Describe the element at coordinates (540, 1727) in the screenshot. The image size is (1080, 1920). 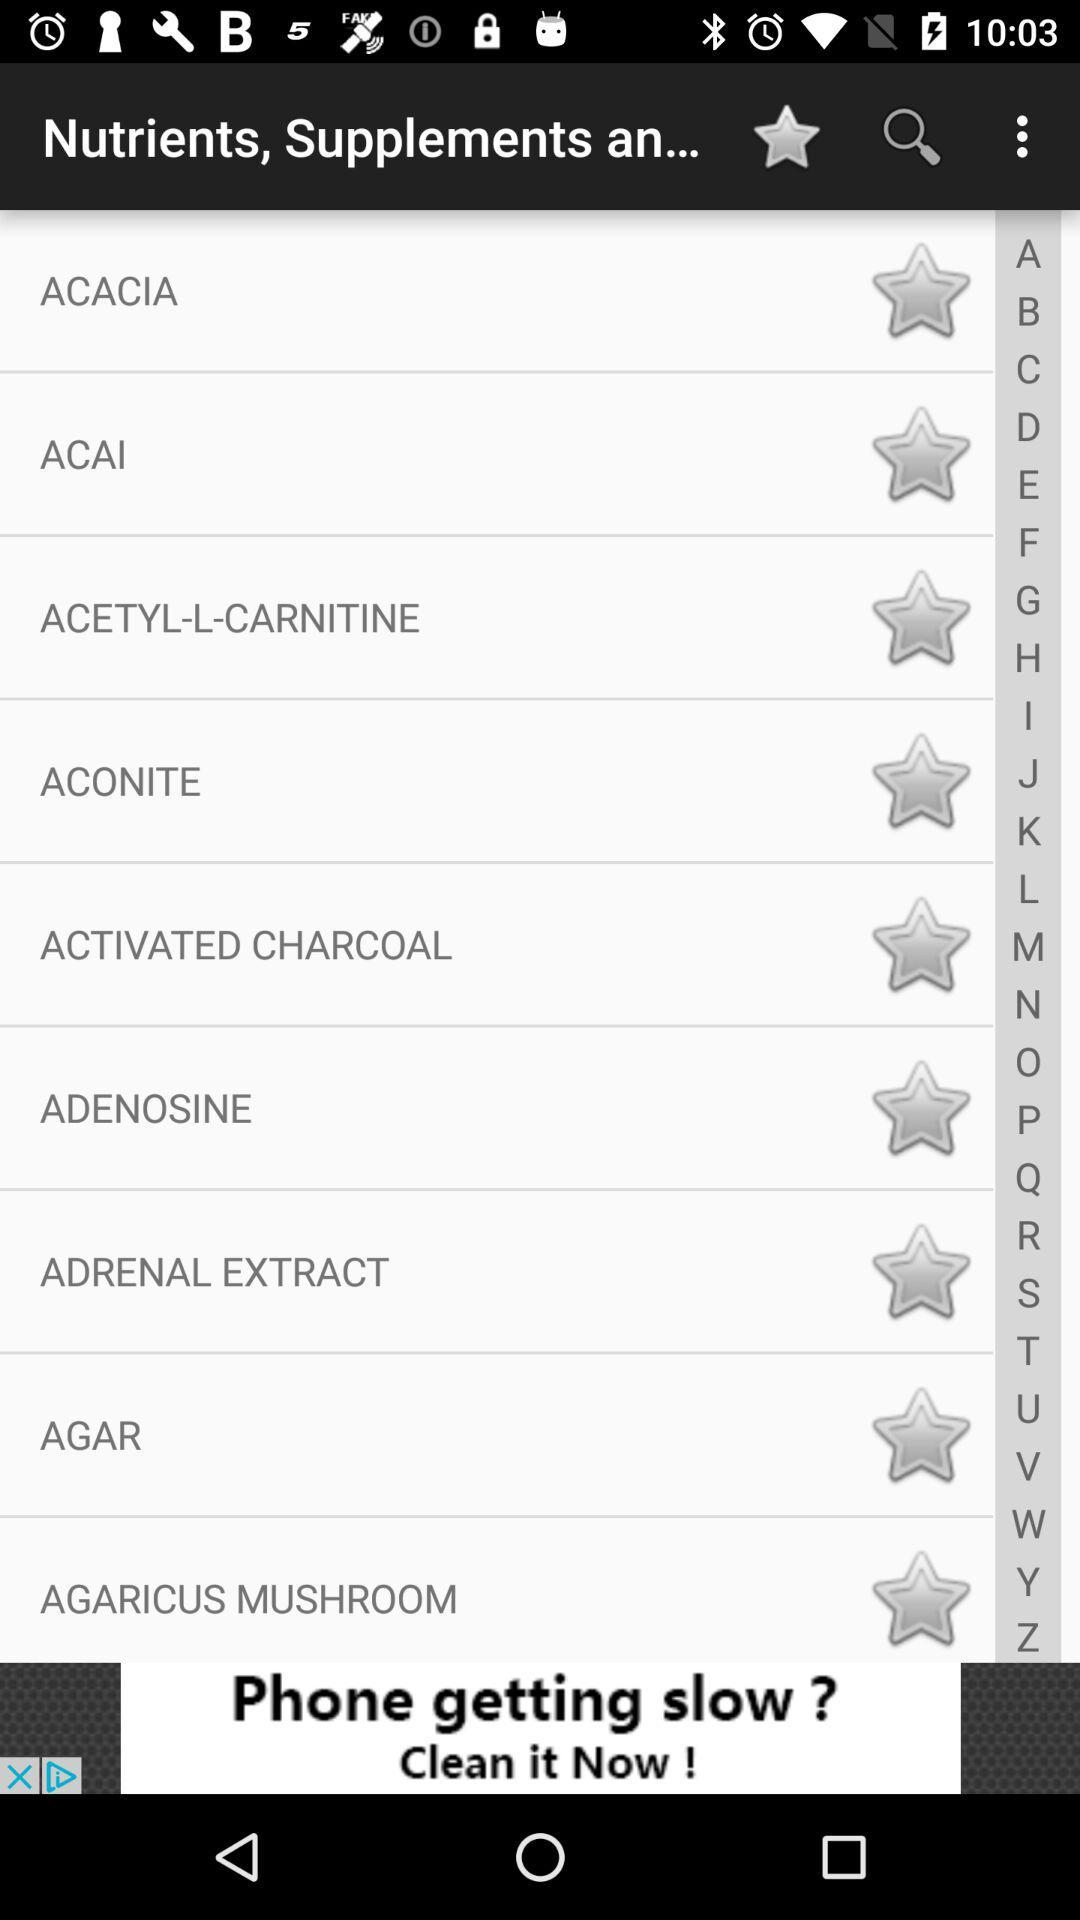
I see `click bottom advertisement` at that location.